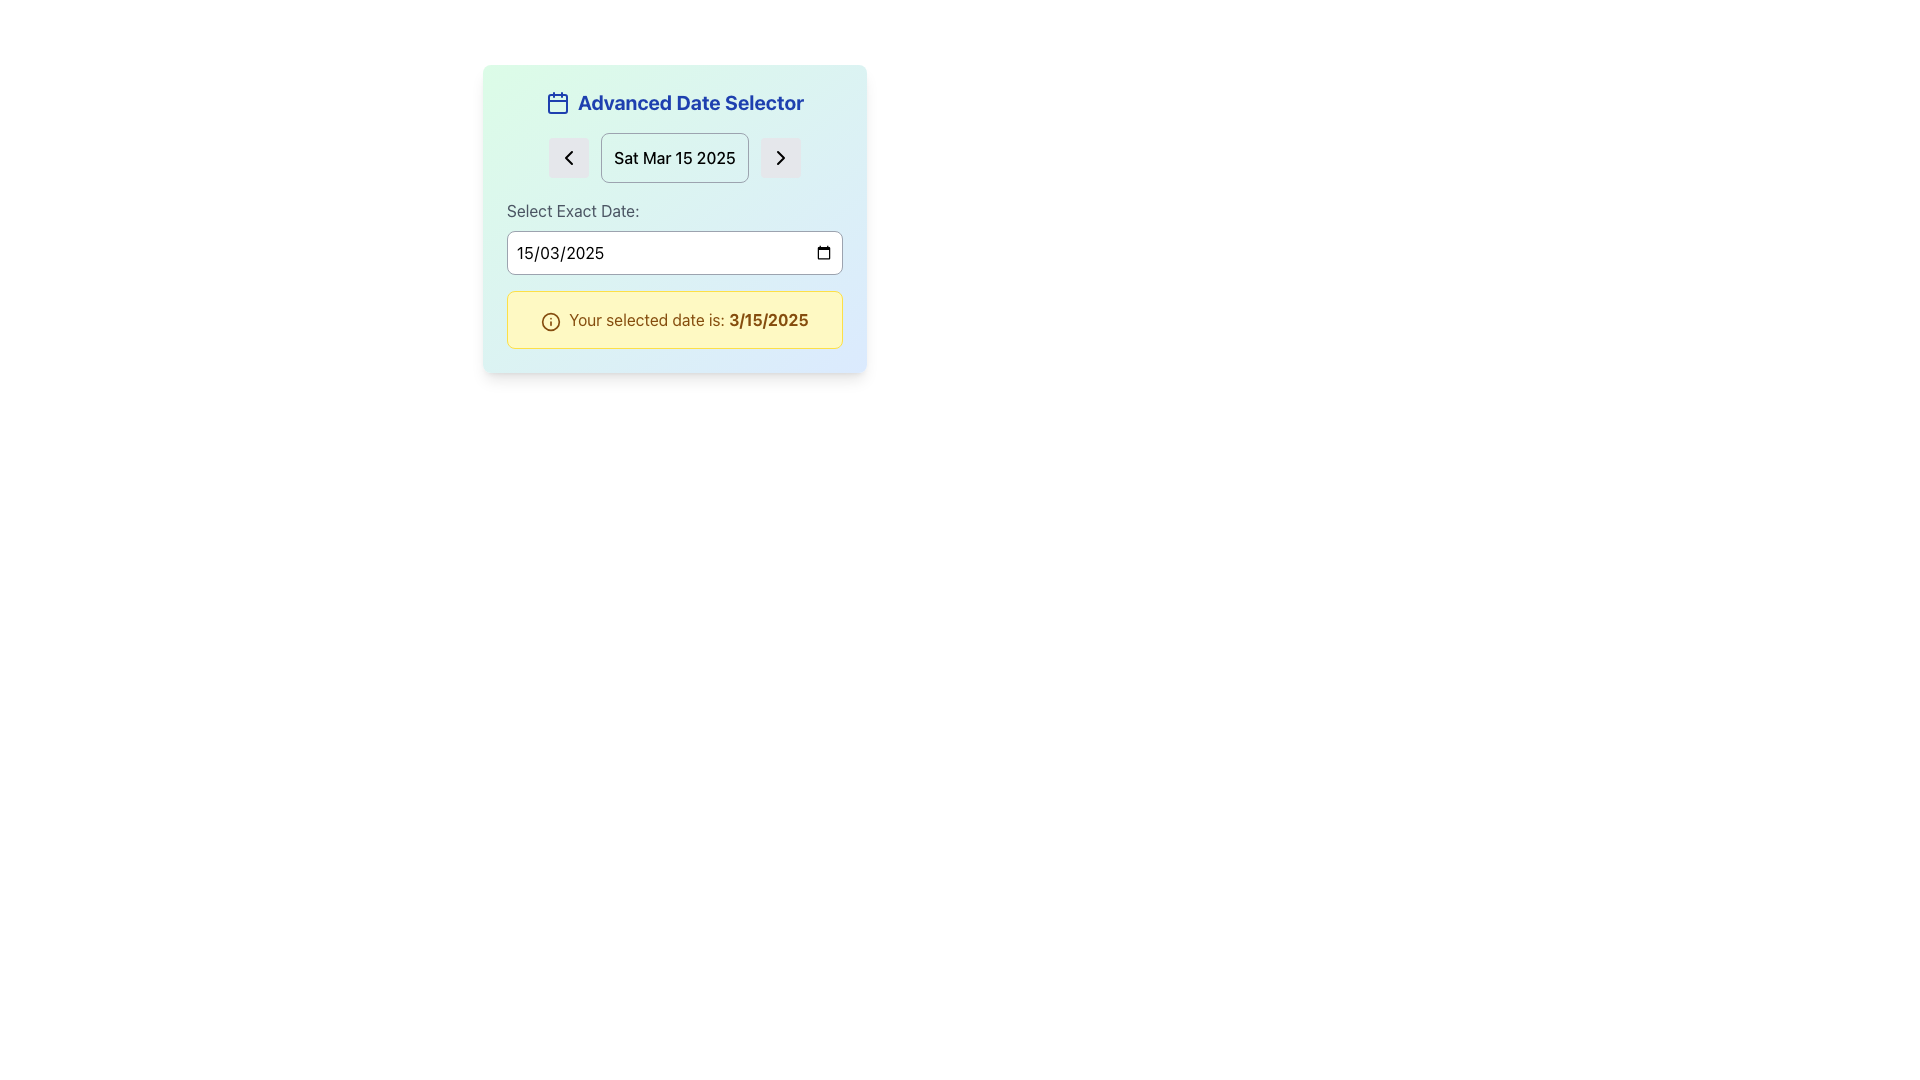 This screenshot has height=1080, width=1920. I want to click on the label that says 'Select Exact Date:' which is styled in gray font color and positioned above the date input field, so click(572, 211).